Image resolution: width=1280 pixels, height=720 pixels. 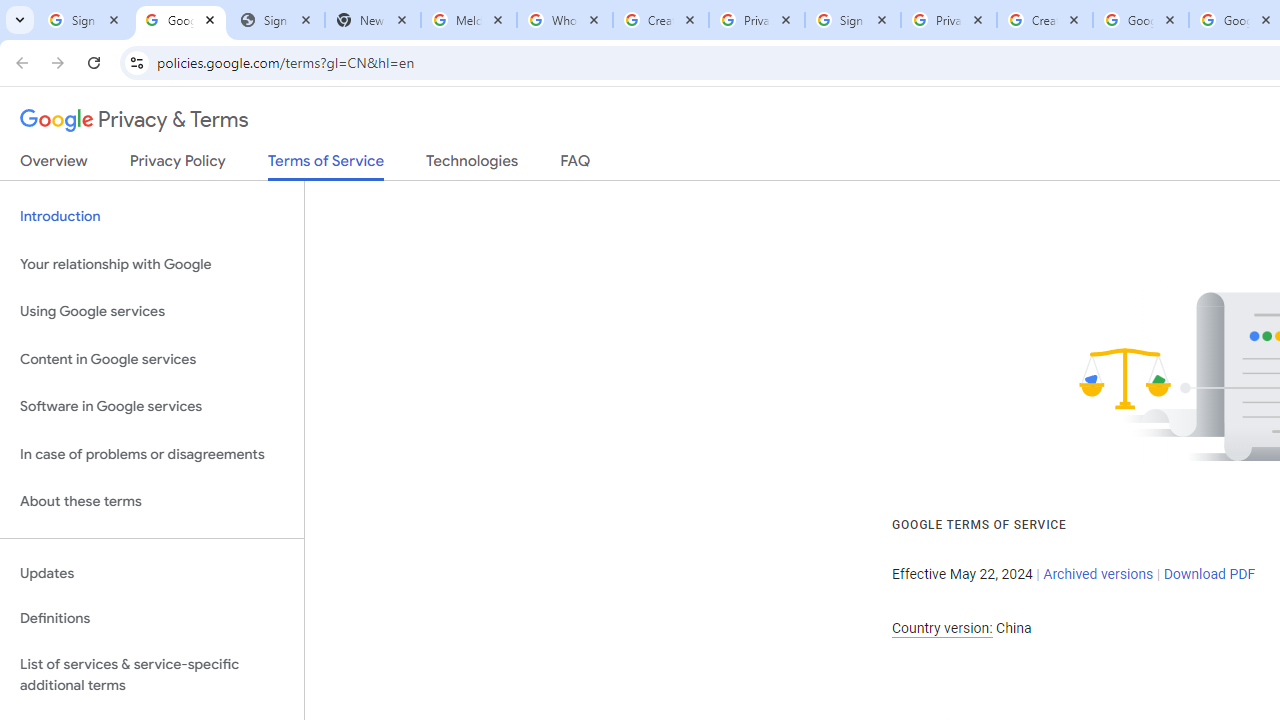 I want to click on 'Sign In - USA TODAY', so click(x=276, y=20).